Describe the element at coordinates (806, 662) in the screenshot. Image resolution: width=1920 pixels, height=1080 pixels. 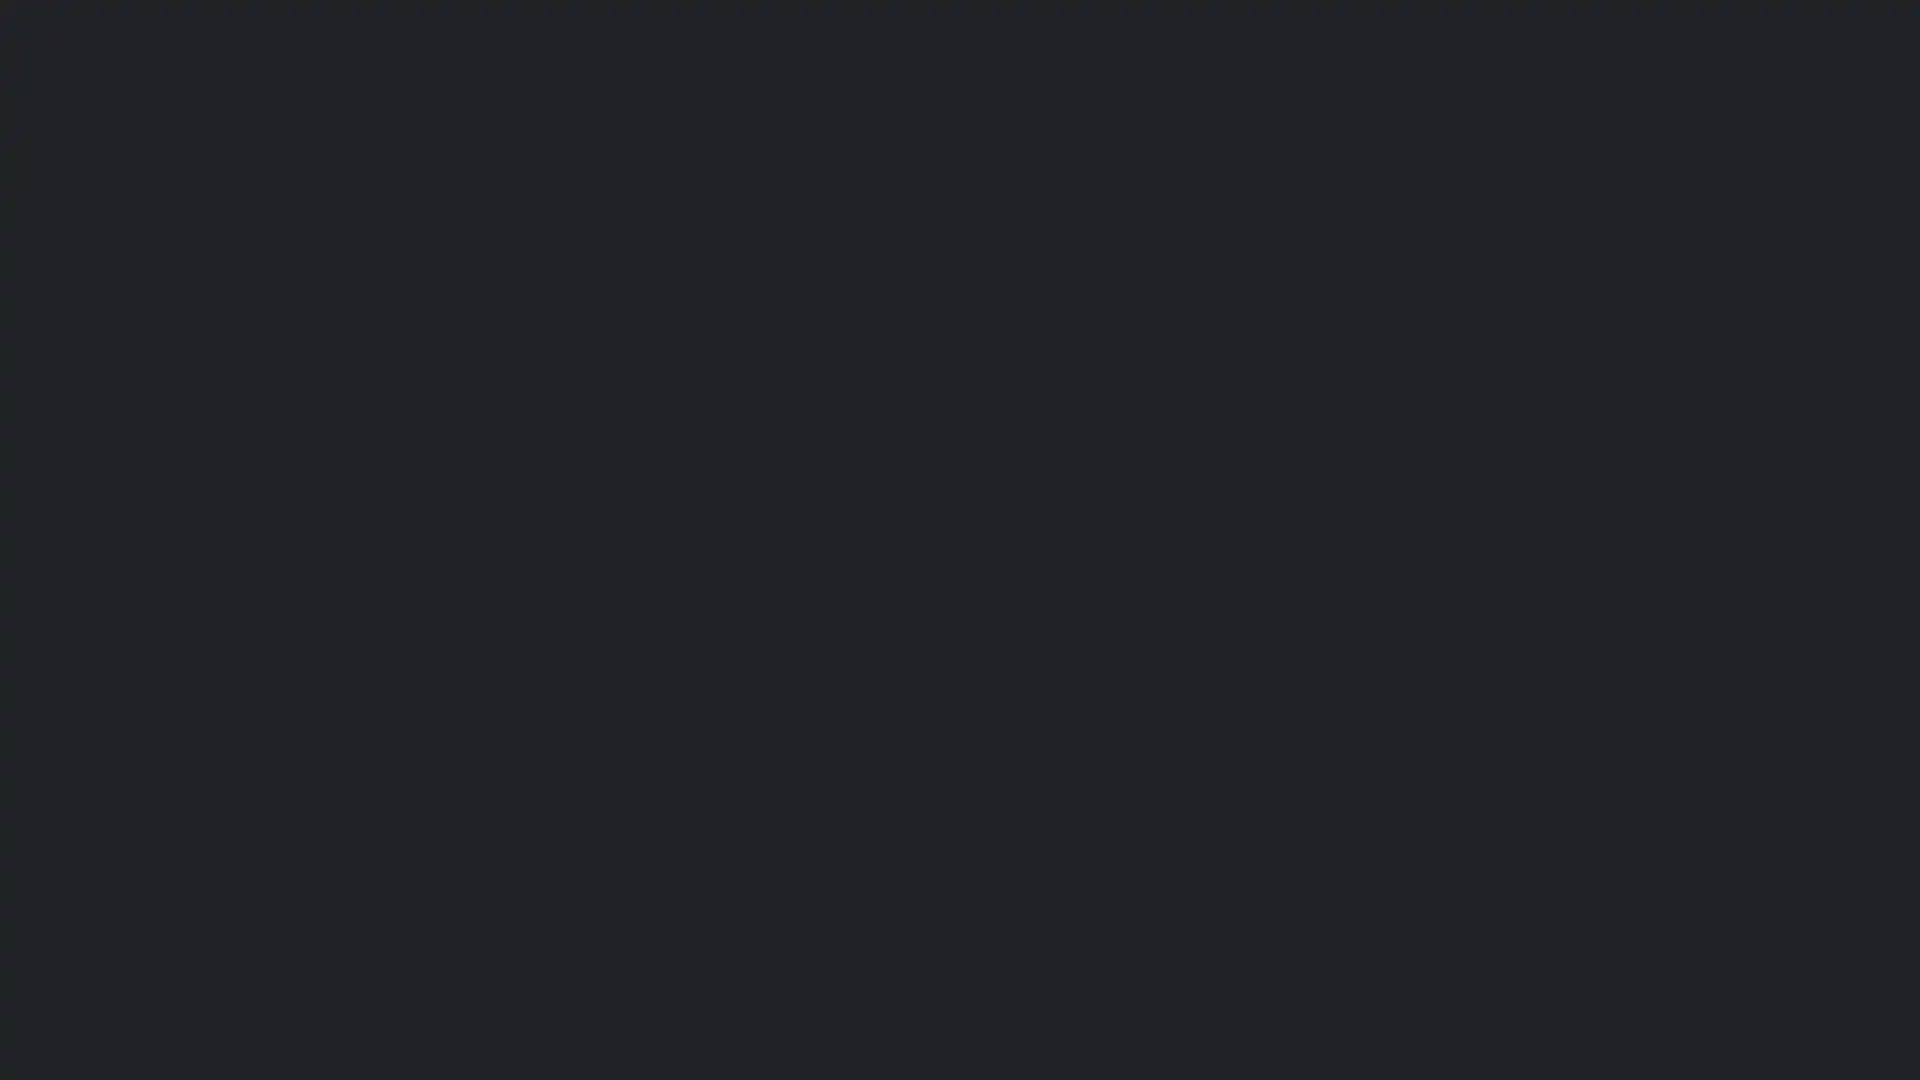
I see `Login` at that location.